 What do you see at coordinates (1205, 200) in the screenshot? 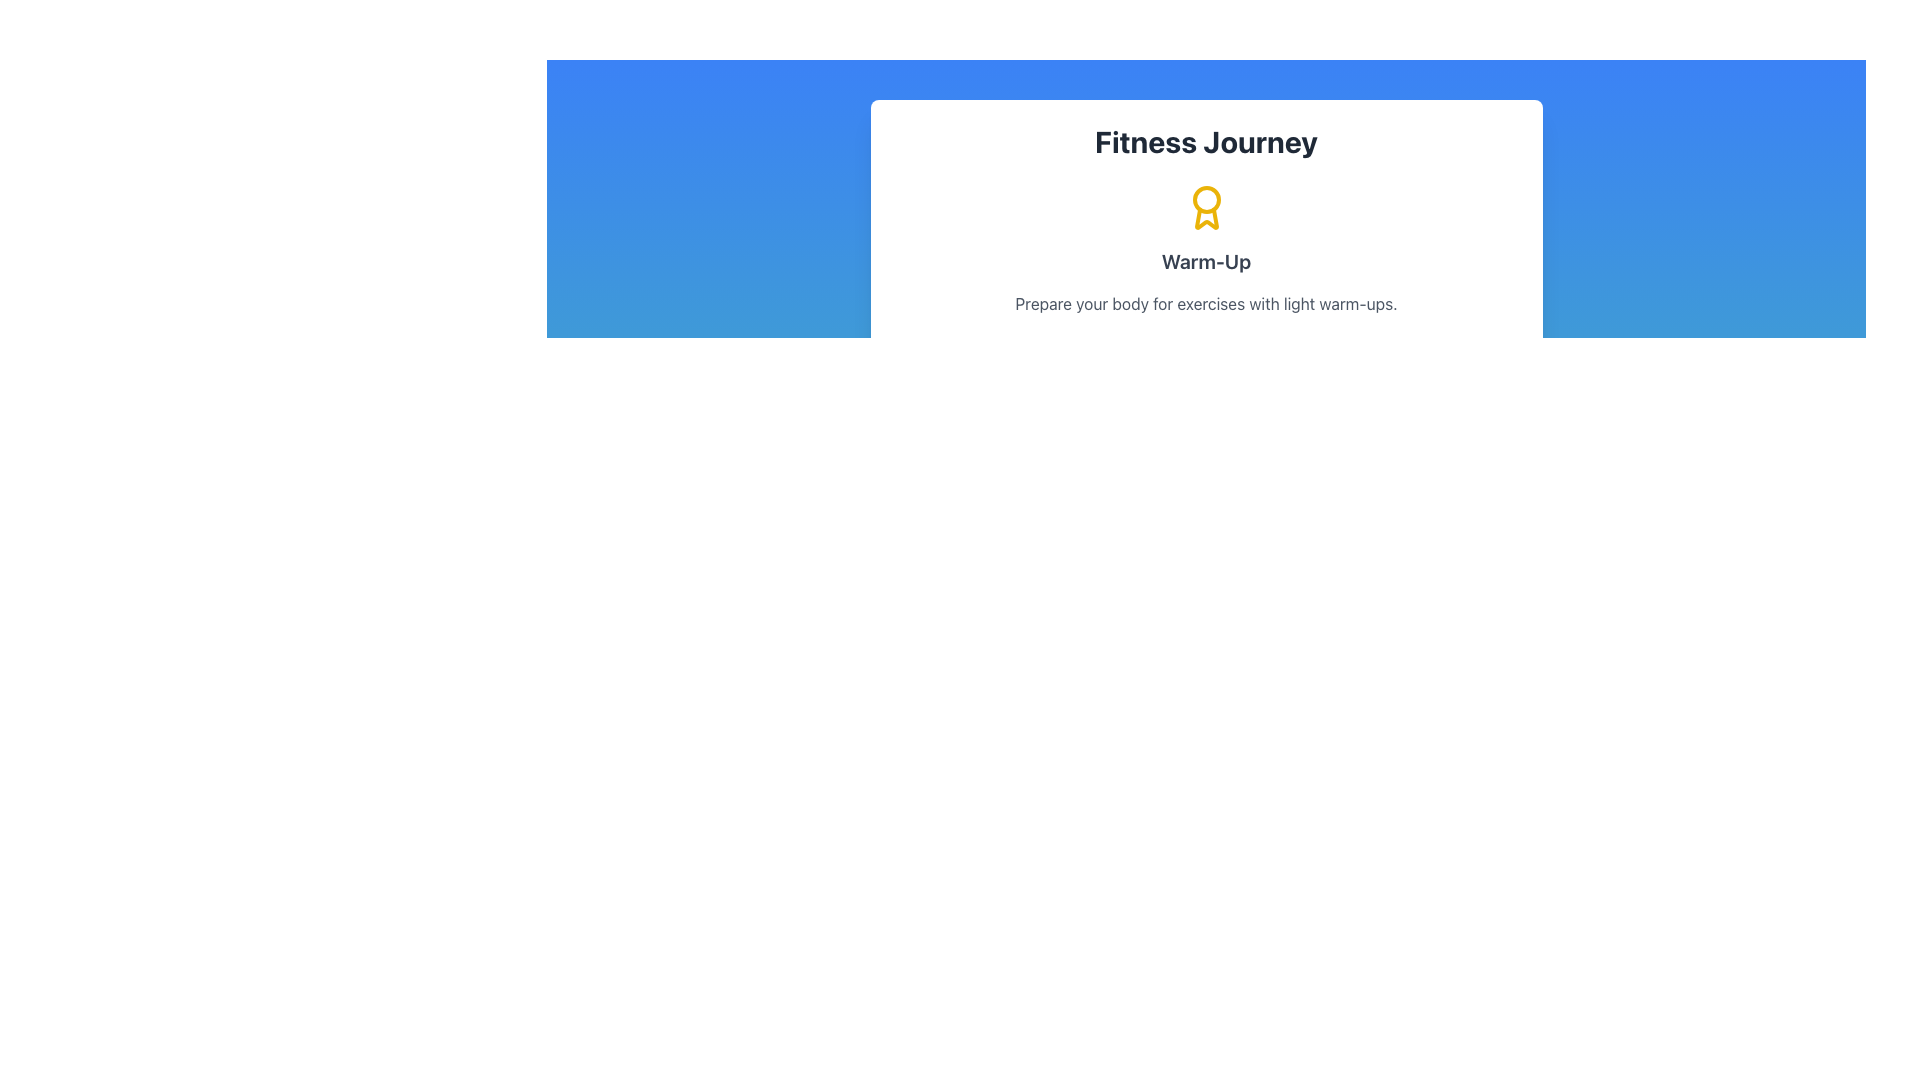
I see `the graphical decoration within the badge icon located below the title 'Fitness Journey' and above the subtitle 'Warm-Up' in the blue gradient header` at bounding box center [1205, 200].